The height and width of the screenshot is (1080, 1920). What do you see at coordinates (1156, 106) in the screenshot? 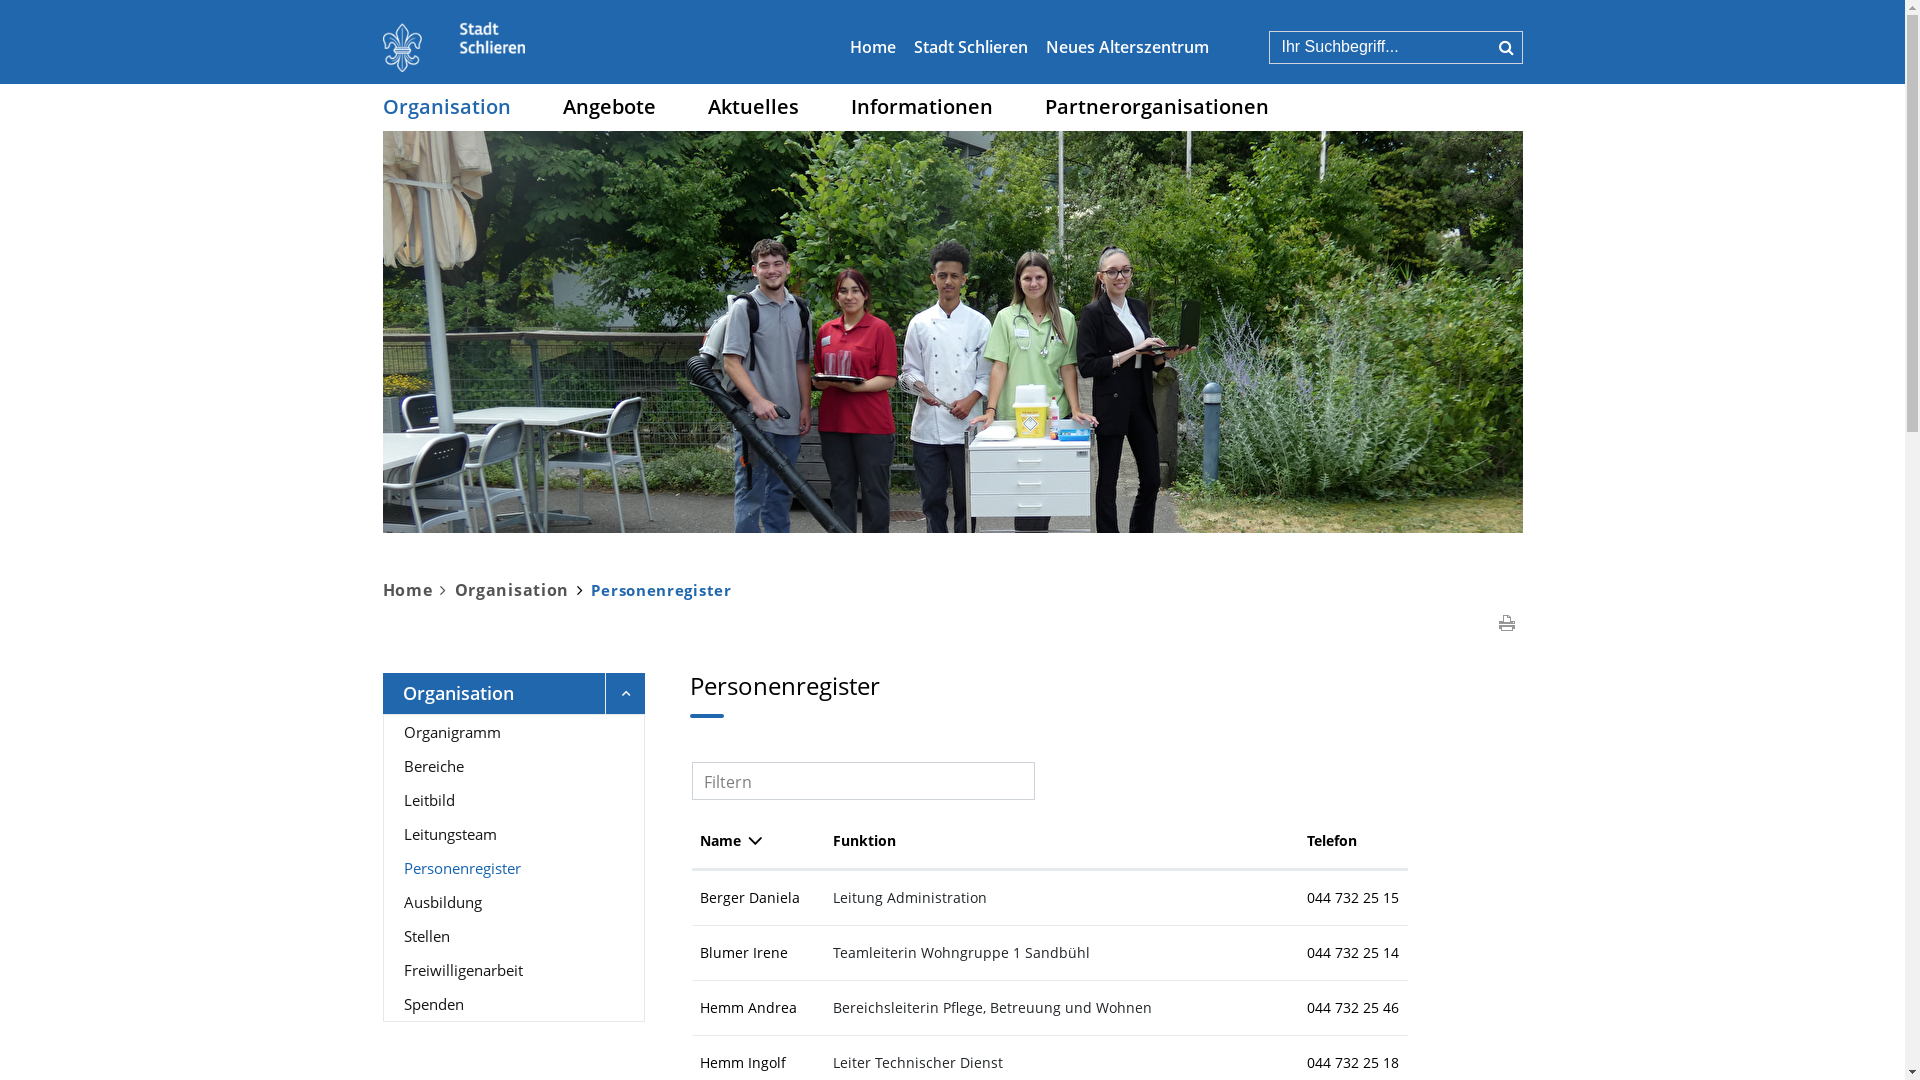
I see `'Partnerorganisationen'` at bounding box center [1156, 106].